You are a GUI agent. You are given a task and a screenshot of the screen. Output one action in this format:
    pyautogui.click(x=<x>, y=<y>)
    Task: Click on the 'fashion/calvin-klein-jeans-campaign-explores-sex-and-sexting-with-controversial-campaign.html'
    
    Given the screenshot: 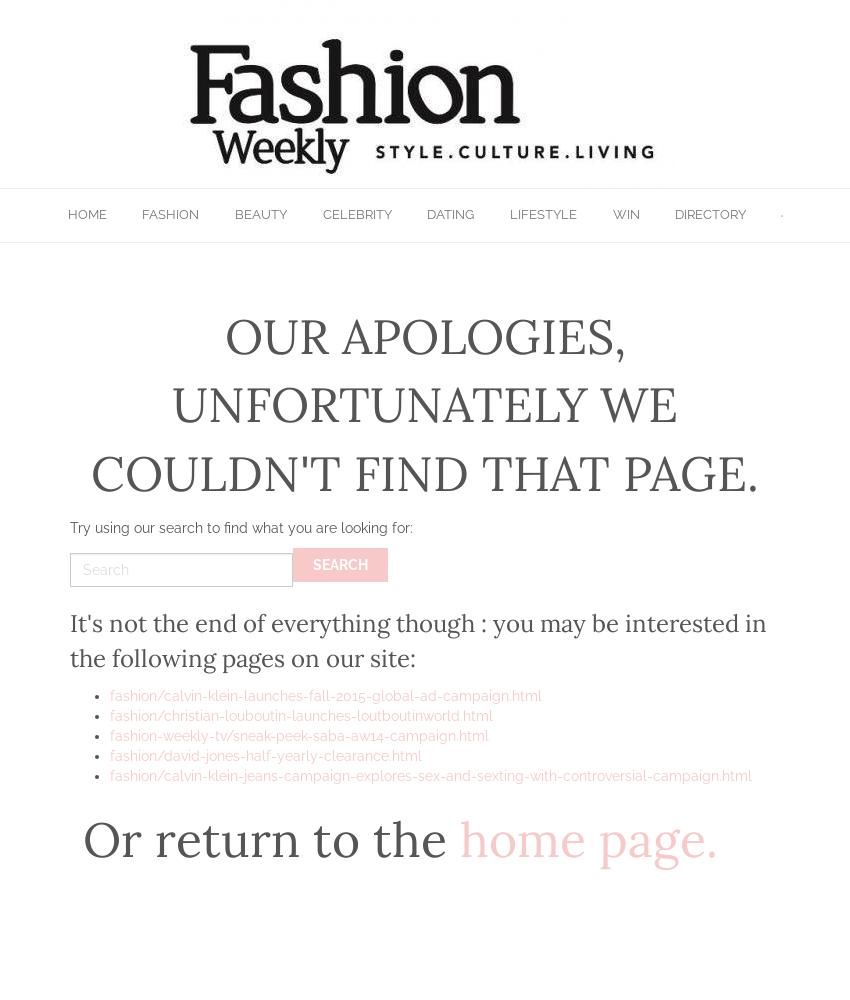 What is the action you would take?
    pyautogui.click(x=430, y=775)
    